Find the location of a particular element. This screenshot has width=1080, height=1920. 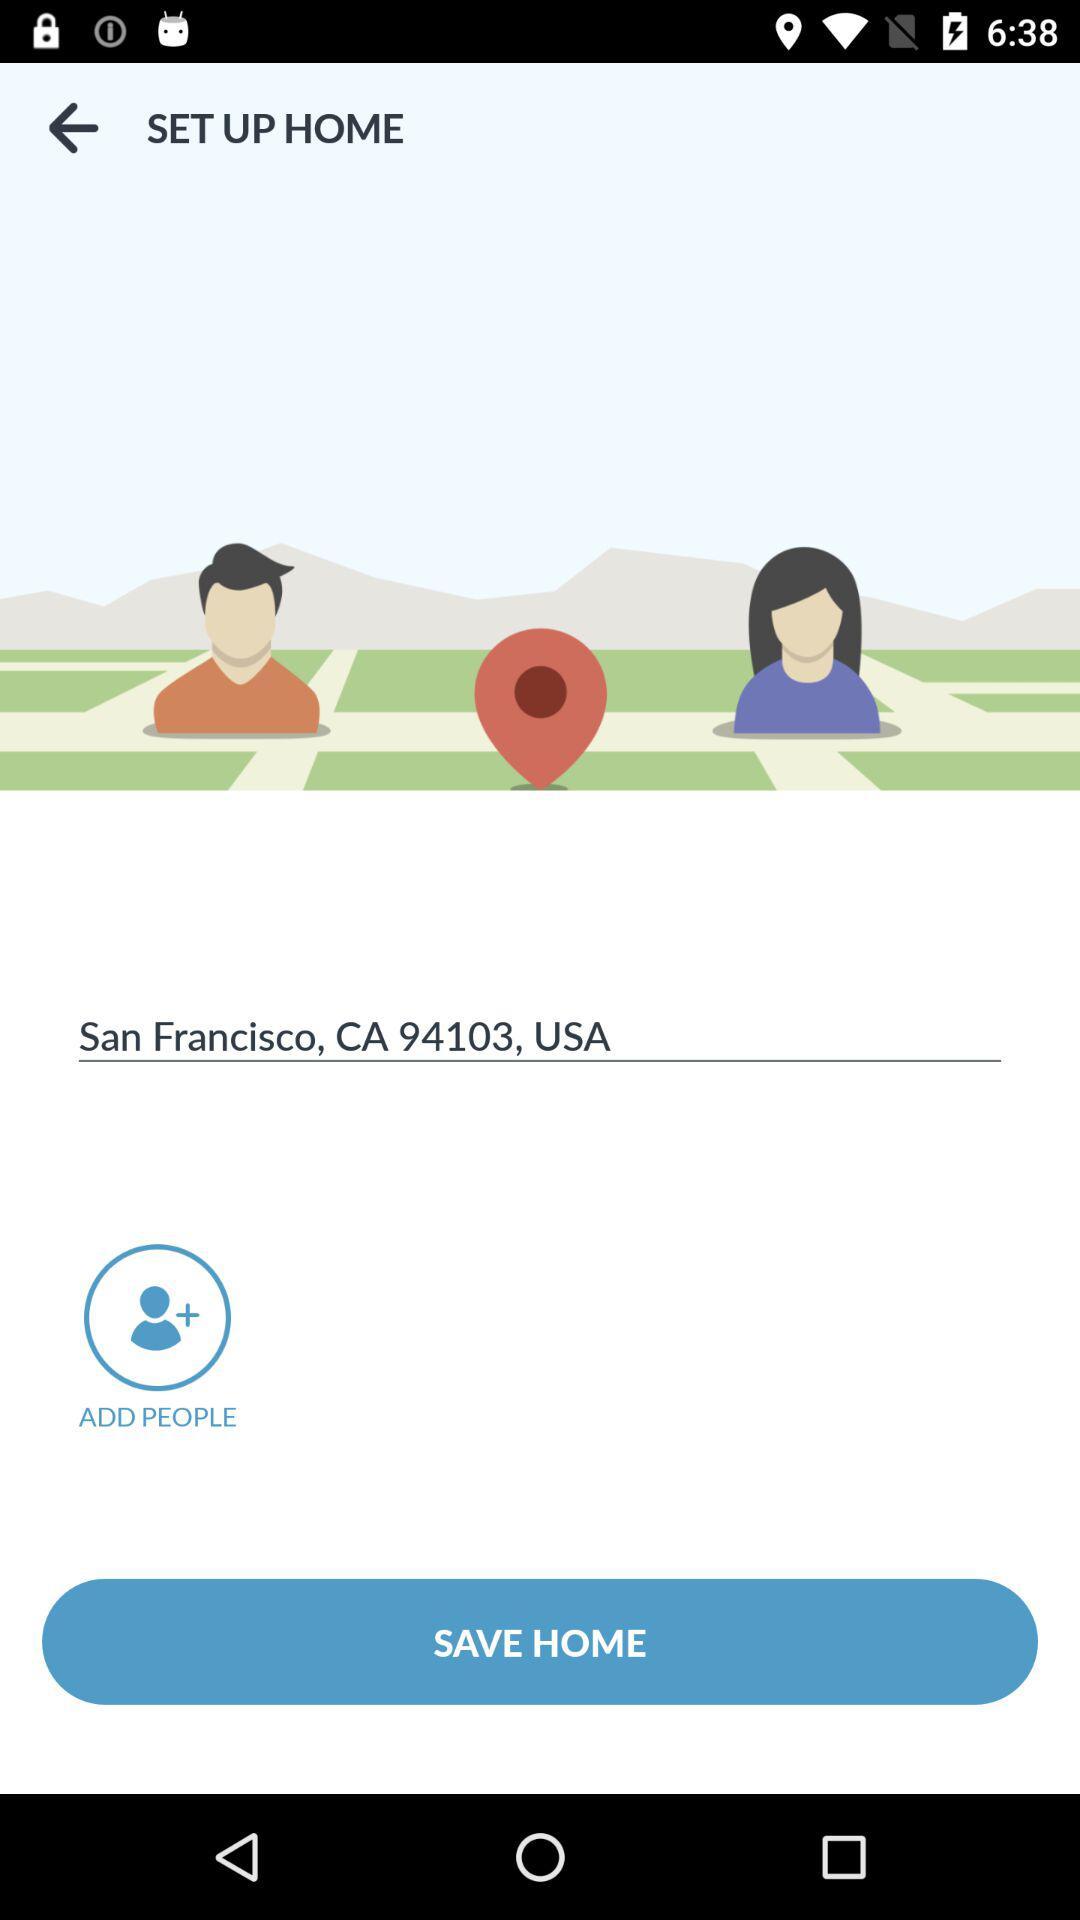

item above add people is located at coordinates (540, 1034).